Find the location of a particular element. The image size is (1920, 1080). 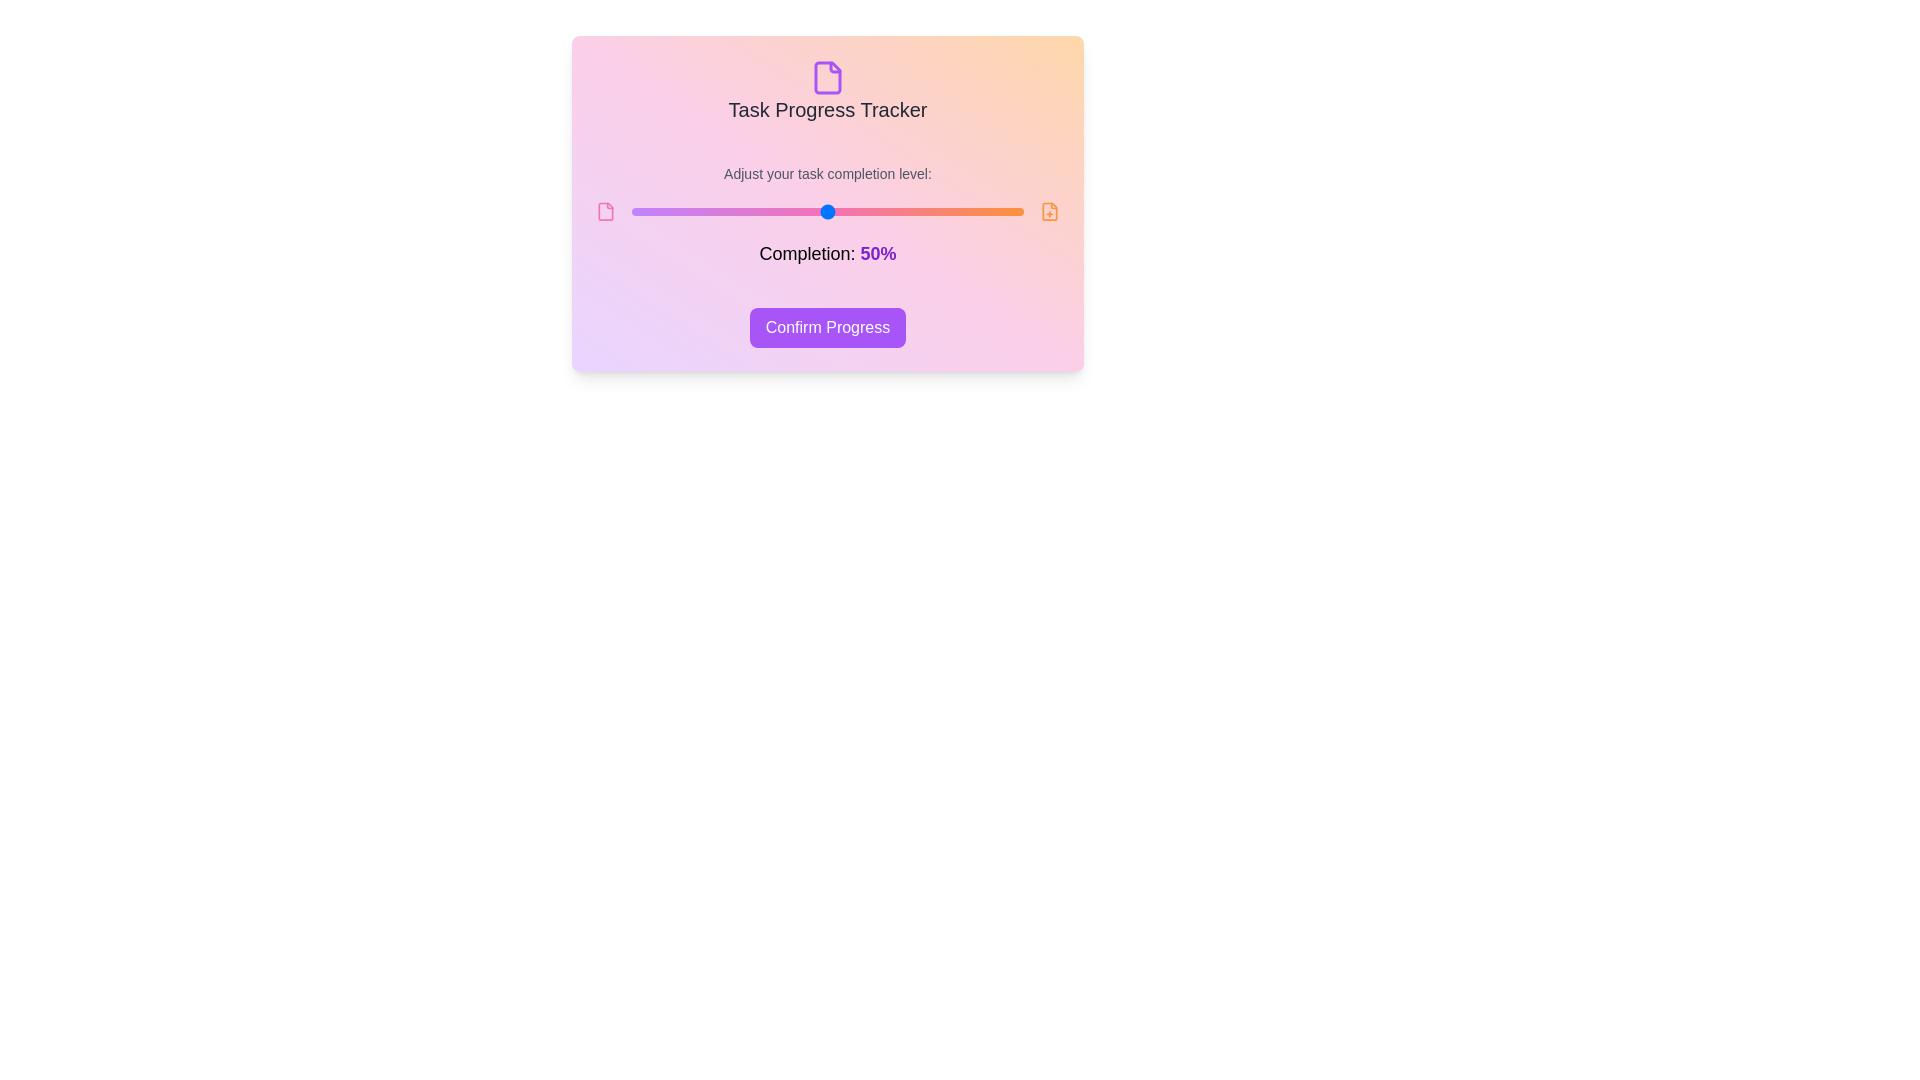

the icon right to observe visual feedback is located at coordinates (1048, 212).